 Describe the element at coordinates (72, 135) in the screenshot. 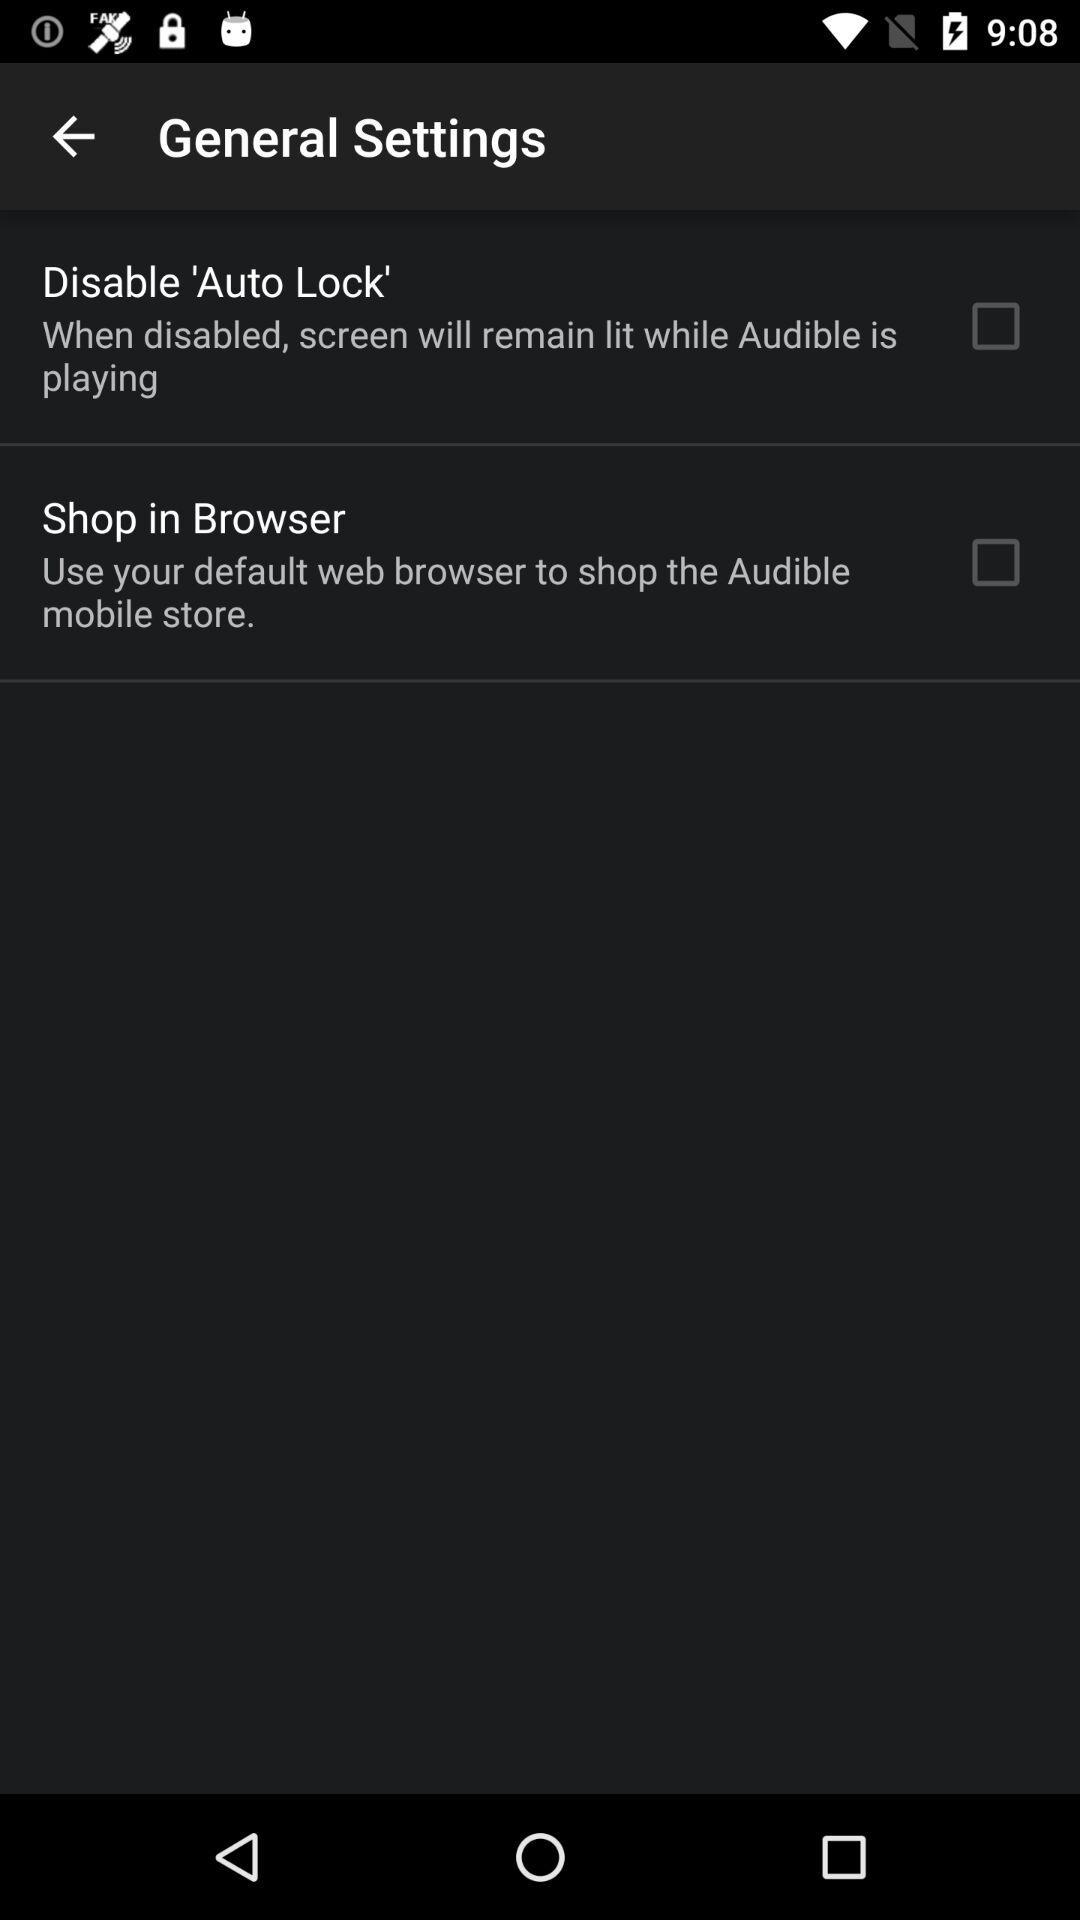

I see `item above the disable 'auto lock'` at that location.